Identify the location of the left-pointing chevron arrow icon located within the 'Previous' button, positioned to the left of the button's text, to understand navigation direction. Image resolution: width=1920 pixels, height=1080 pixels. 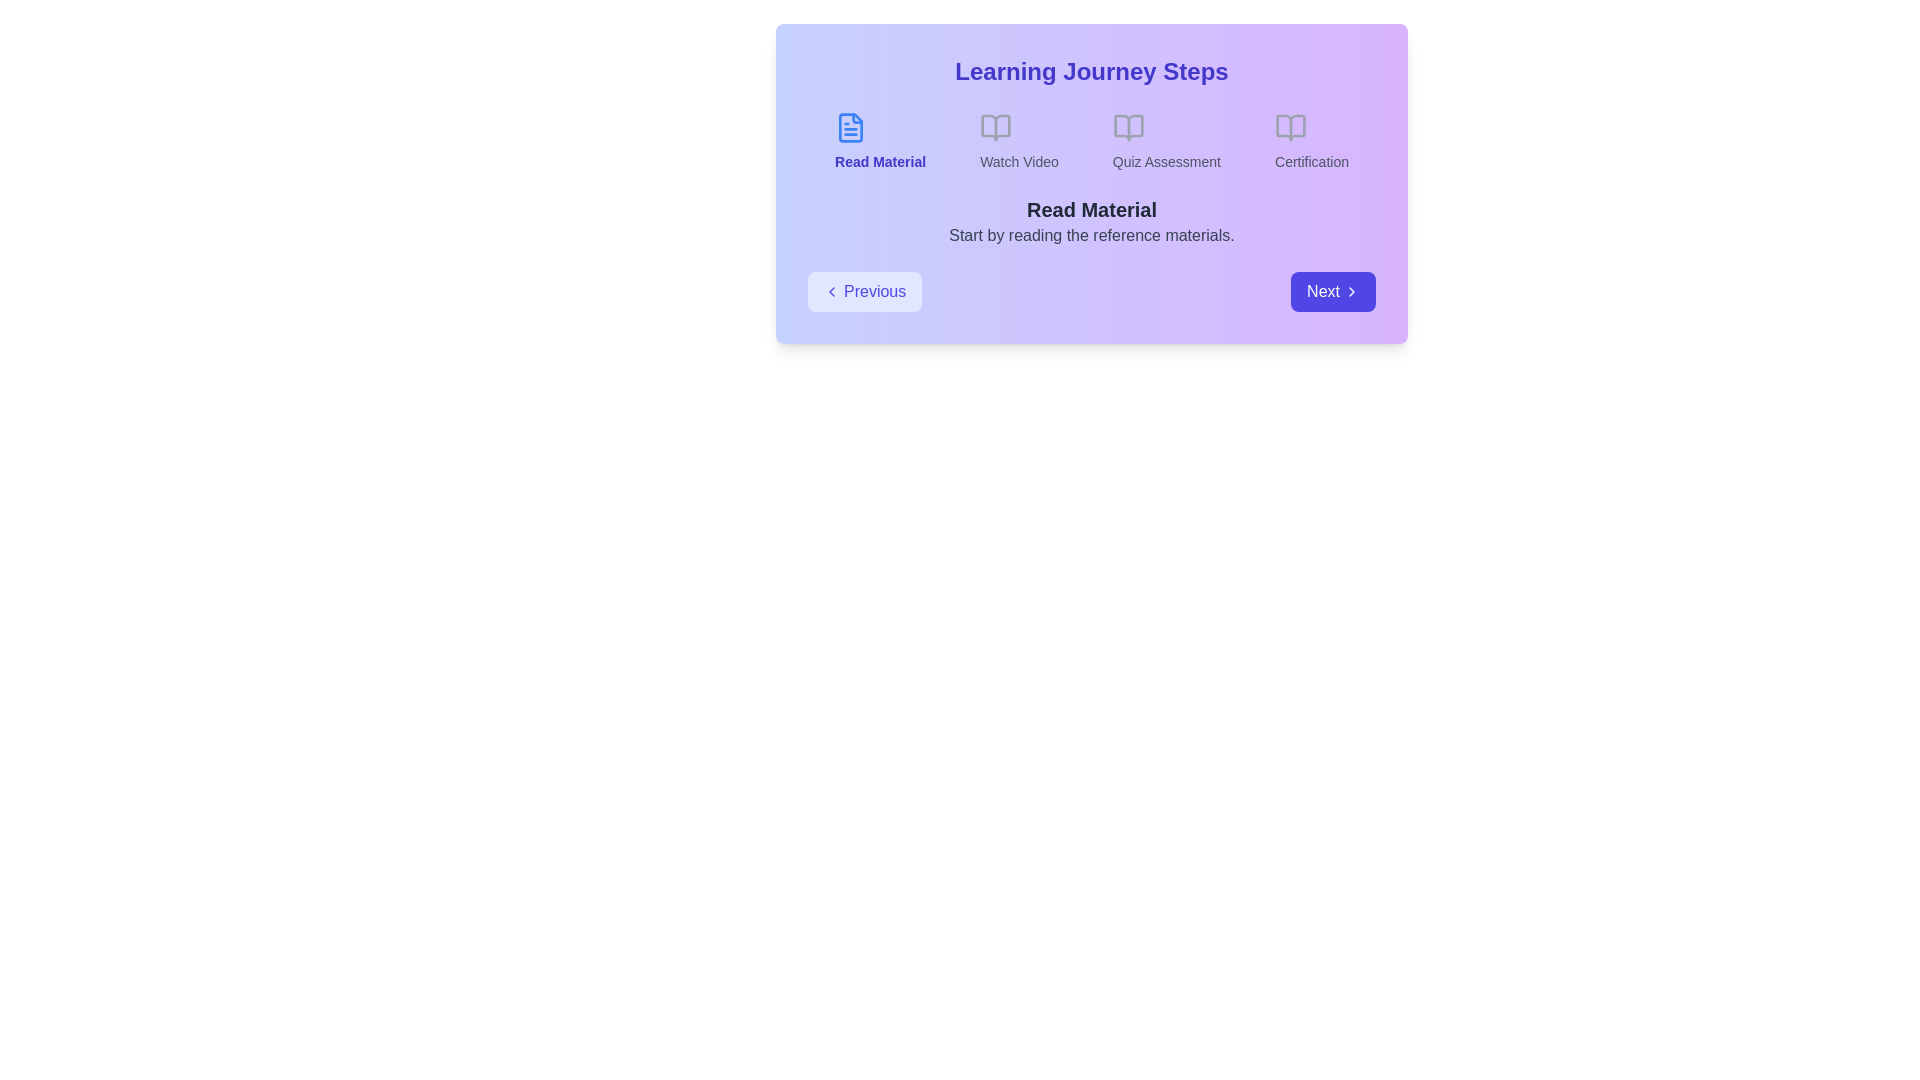
(831, 292).